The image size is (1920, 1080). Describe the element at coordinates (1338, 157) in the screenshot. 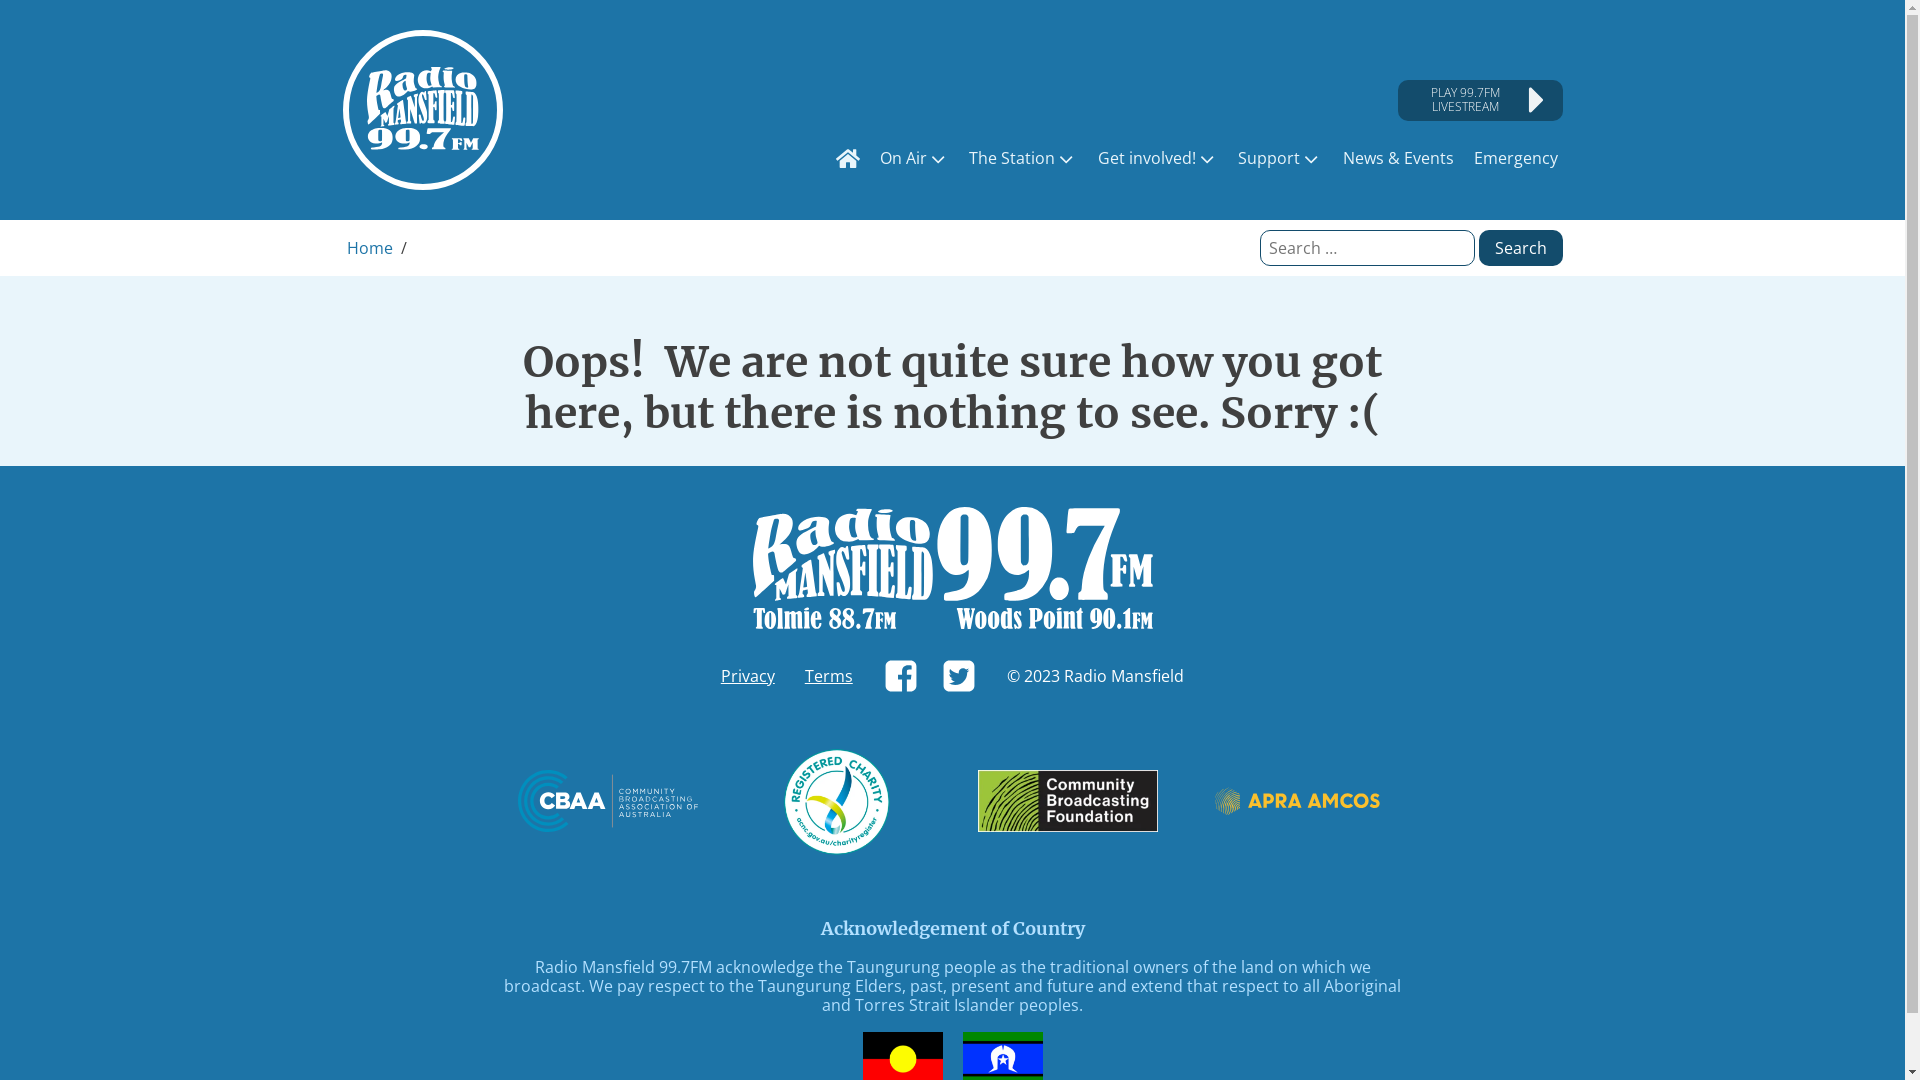

I see `'News & Events'` at that location.